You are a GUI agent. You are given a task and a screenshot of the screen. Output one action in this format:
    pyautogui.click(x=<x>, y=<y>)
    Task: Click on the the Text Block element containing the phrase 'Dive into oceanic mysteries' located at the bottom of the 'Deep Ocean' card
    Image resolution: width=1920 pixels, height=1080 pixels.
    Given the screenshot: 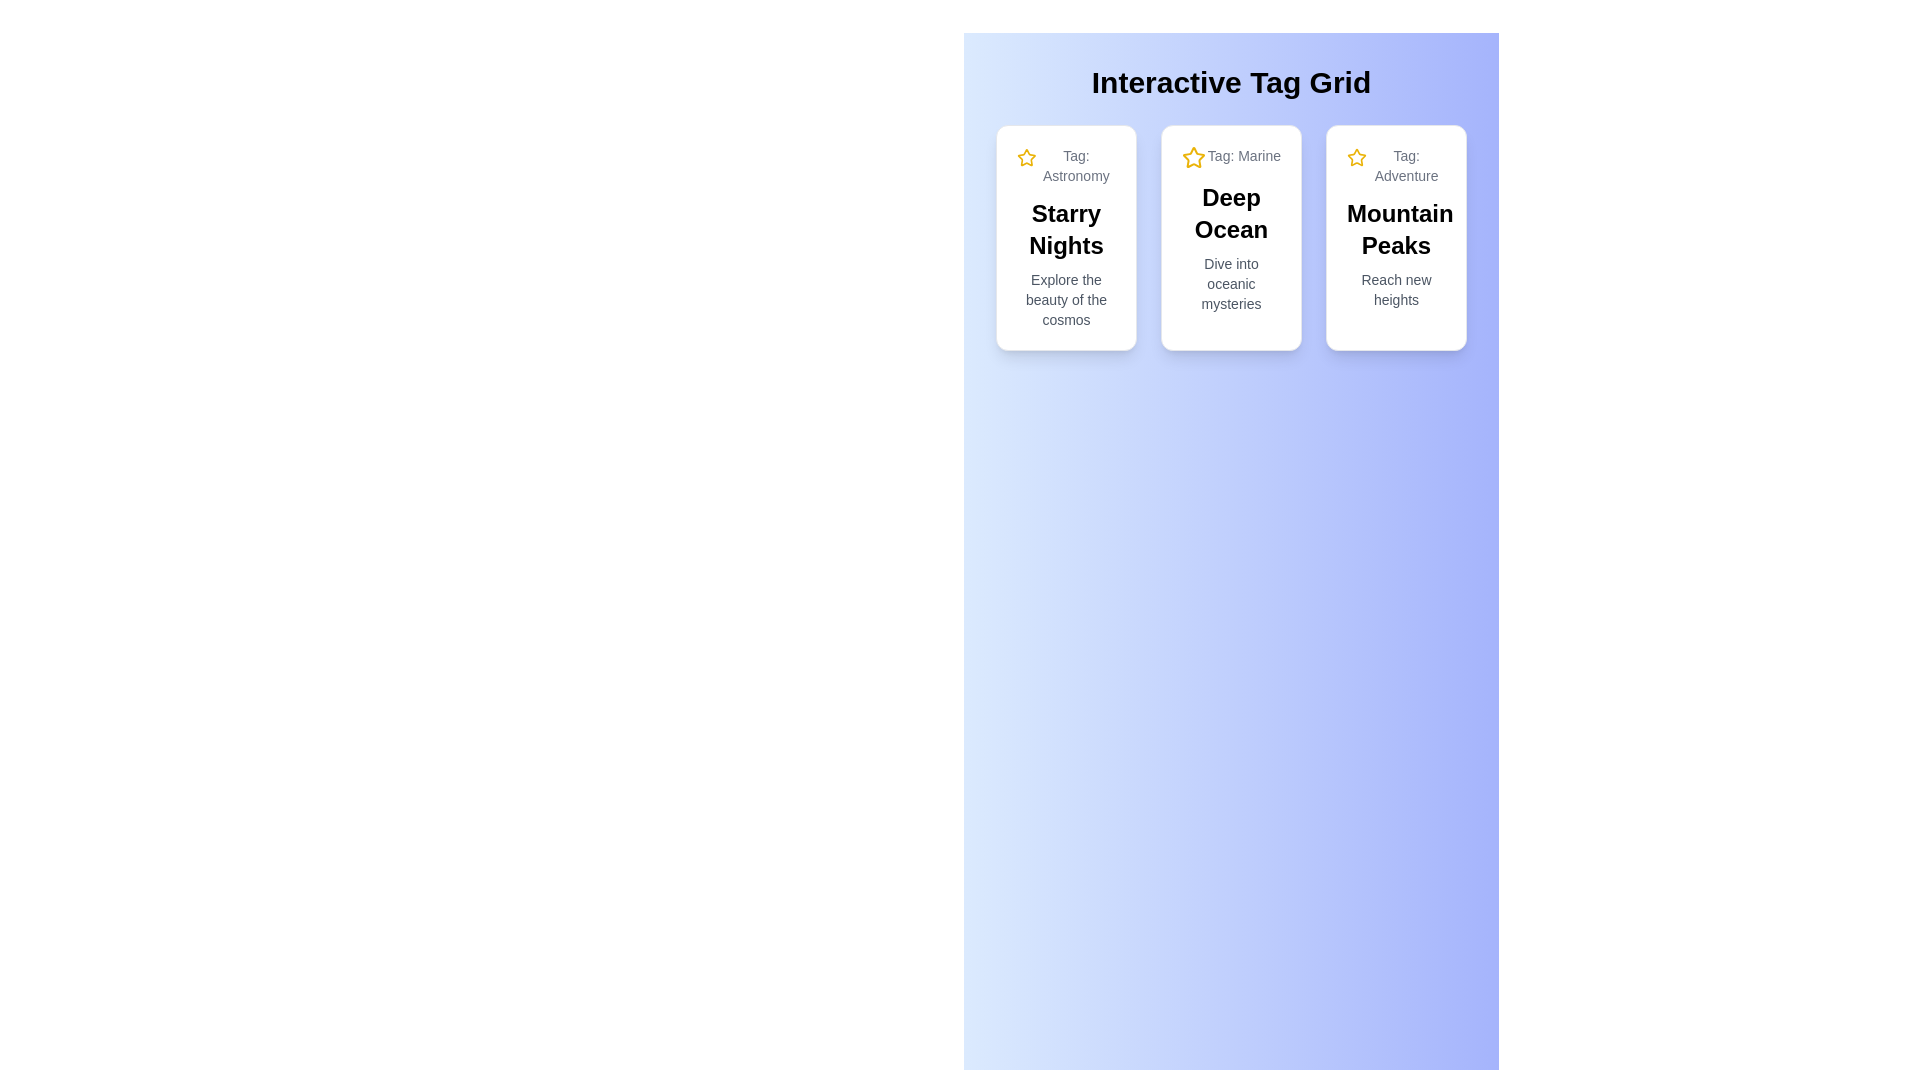 What is the action you would take?
    pyautogui.click(x=1230, y=284)
    